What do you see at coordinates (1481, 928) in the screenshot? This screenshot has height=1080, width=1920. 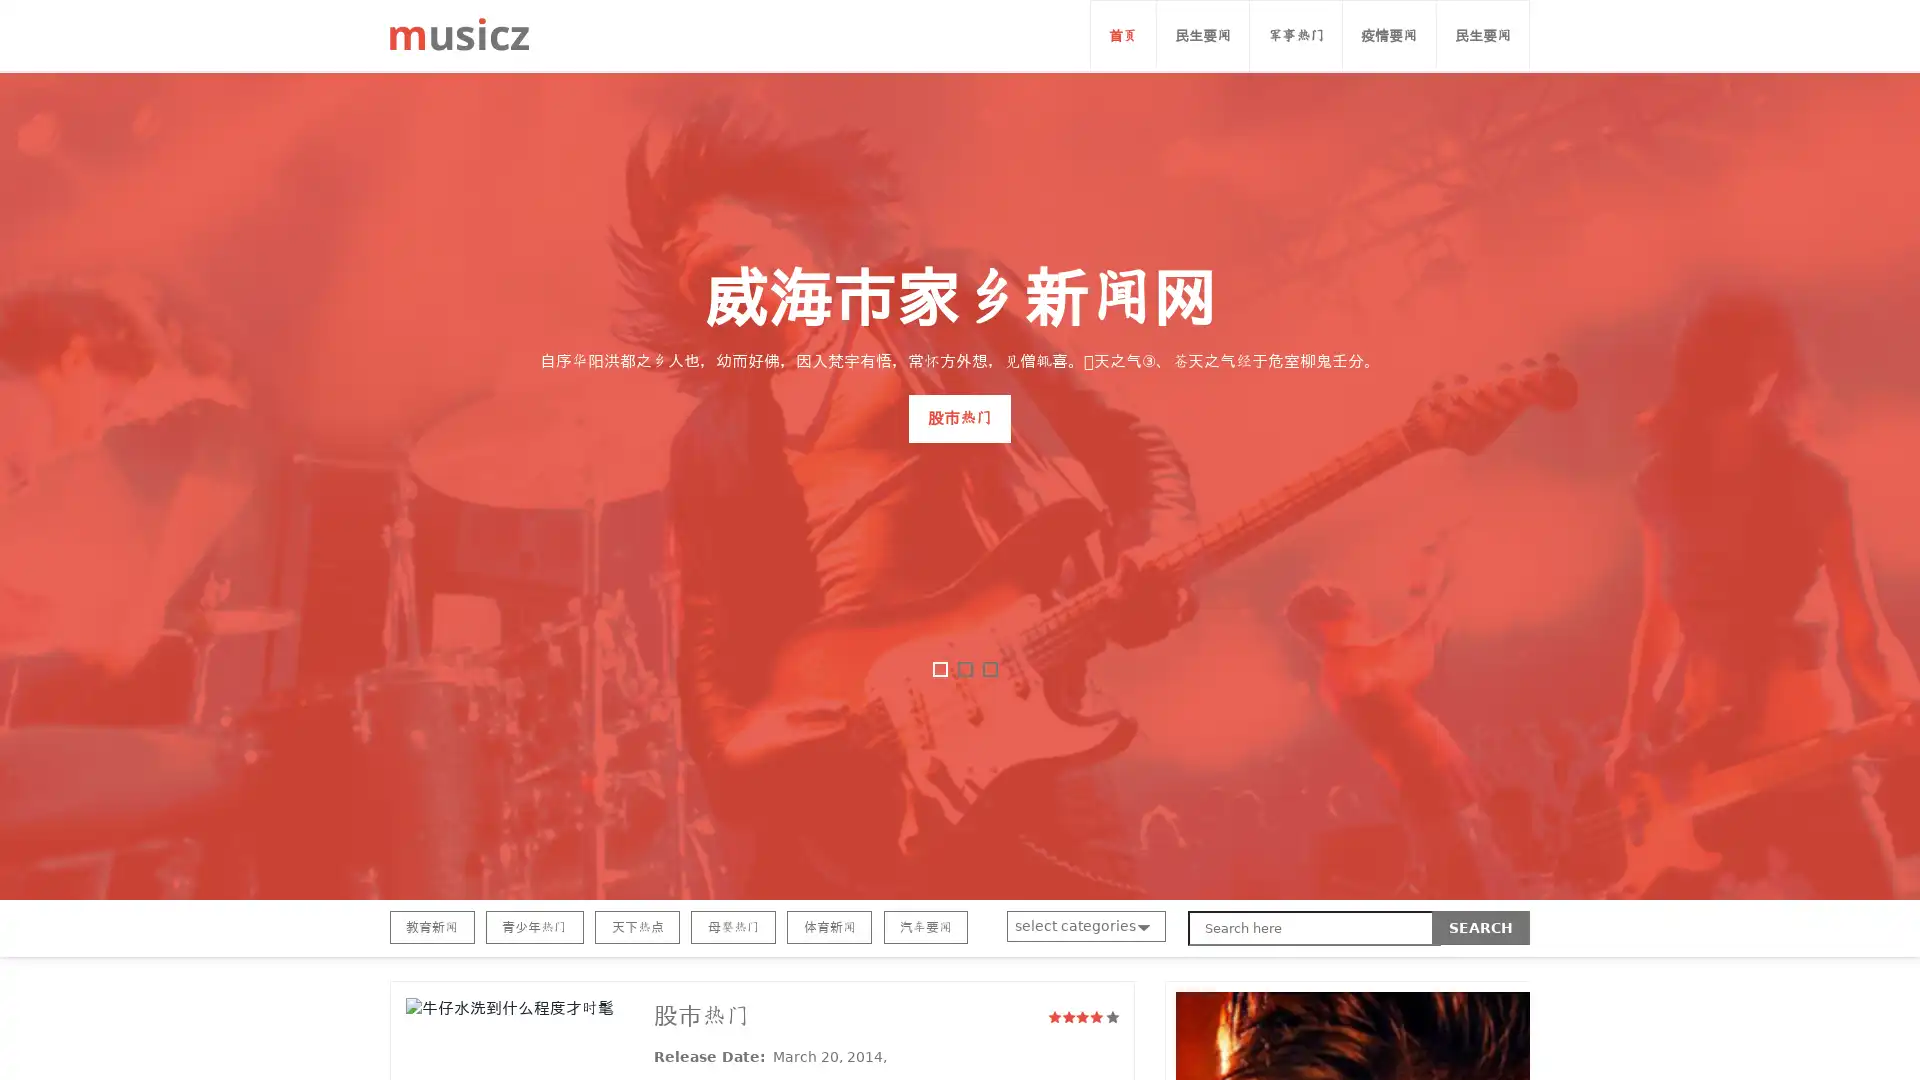 I see `search` at bounding box center [1481, 928].